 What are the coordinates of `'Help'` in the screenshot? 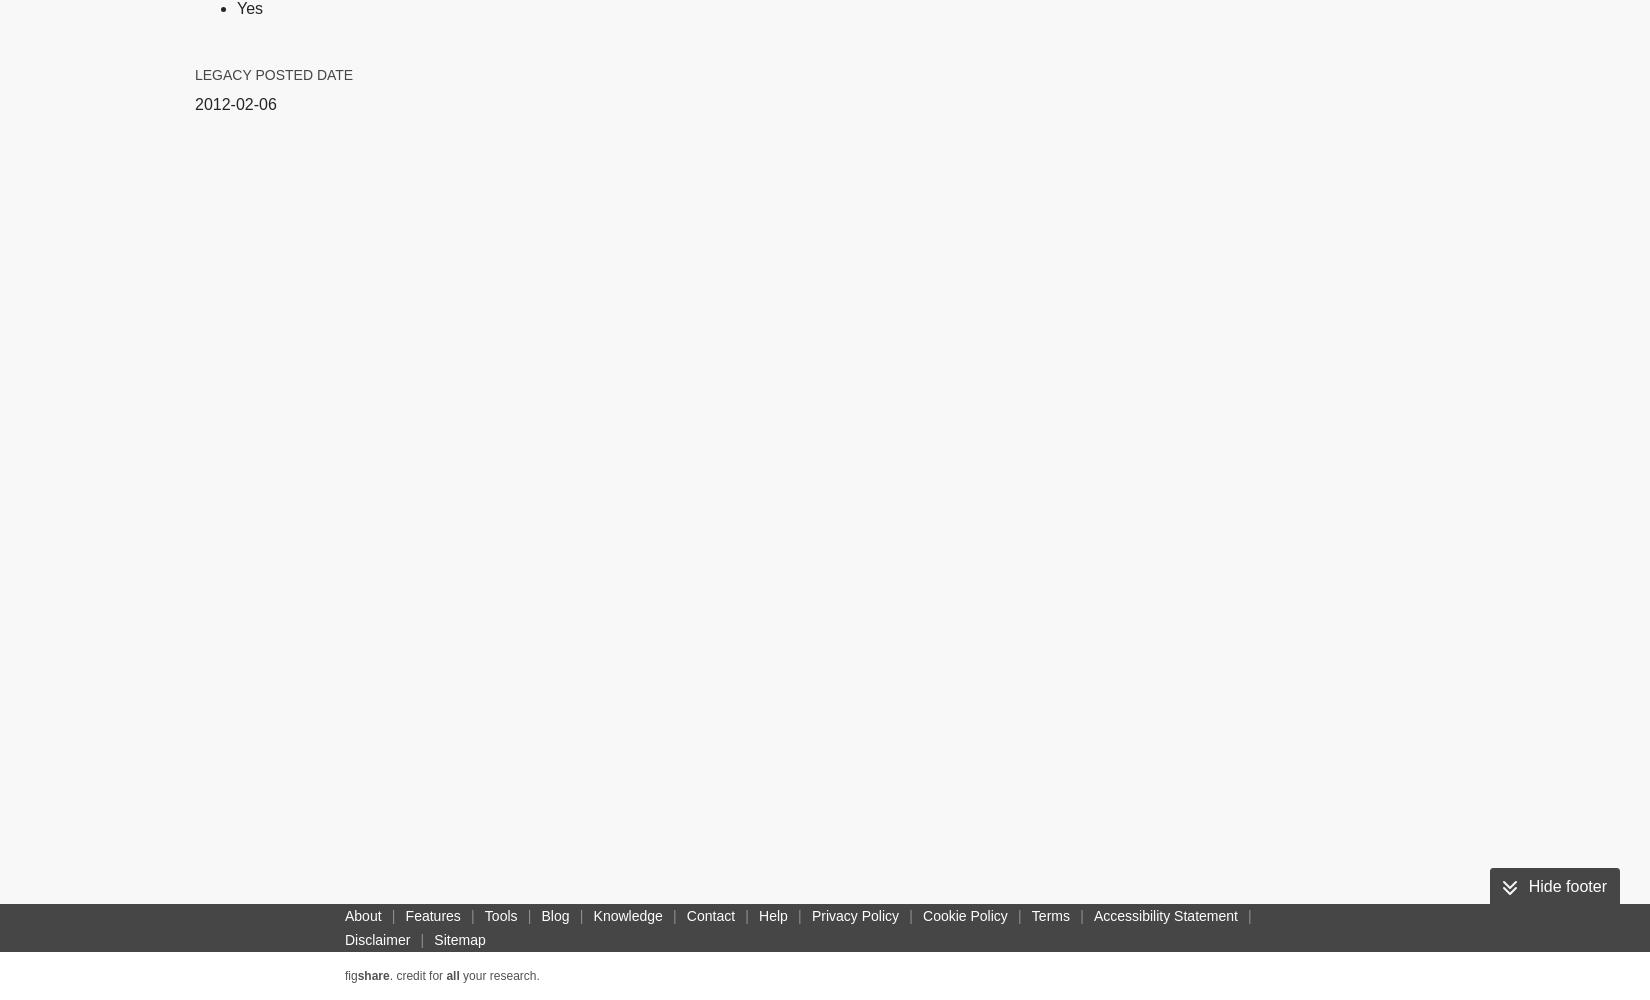 It's located at (772, 916).